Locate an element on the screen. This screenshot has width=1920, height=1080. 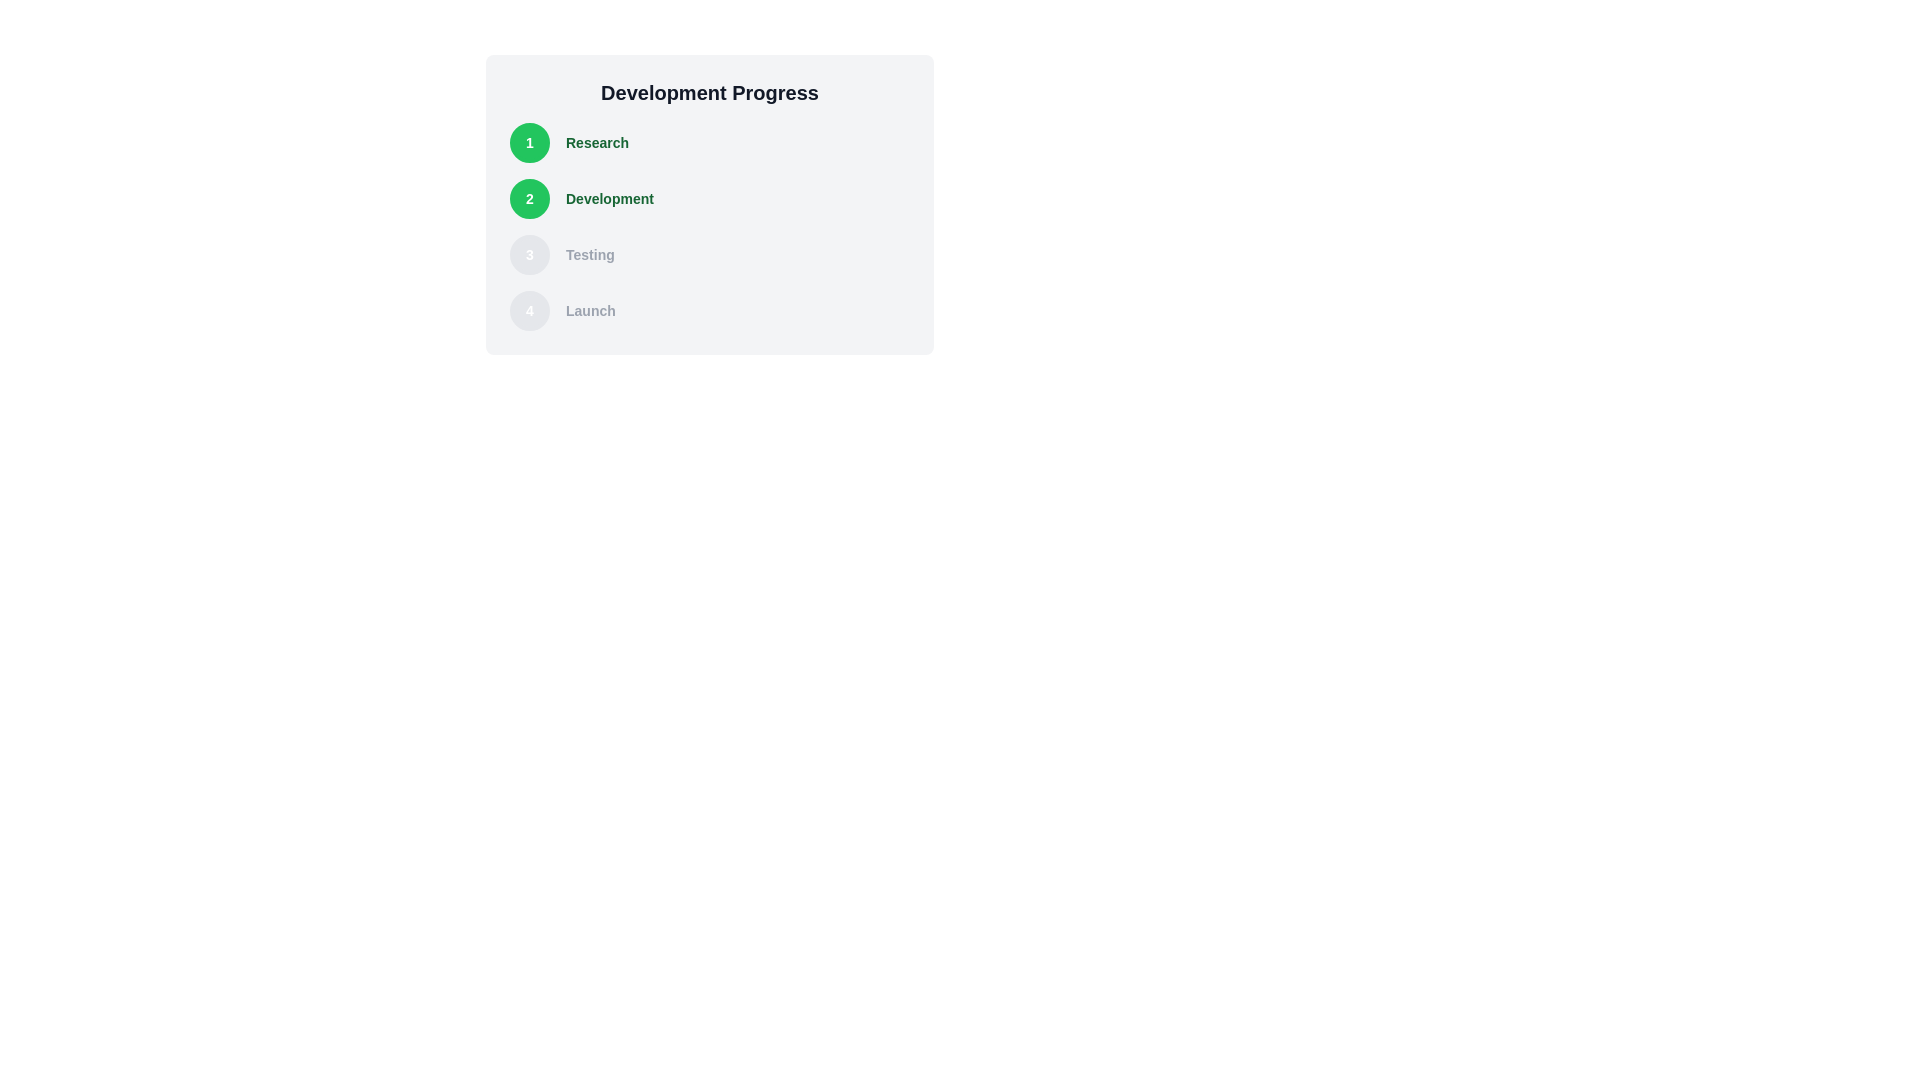
the Circular interactive element indicating 'Development' in the vertical progress tracker is located at coordinates (529, 199).